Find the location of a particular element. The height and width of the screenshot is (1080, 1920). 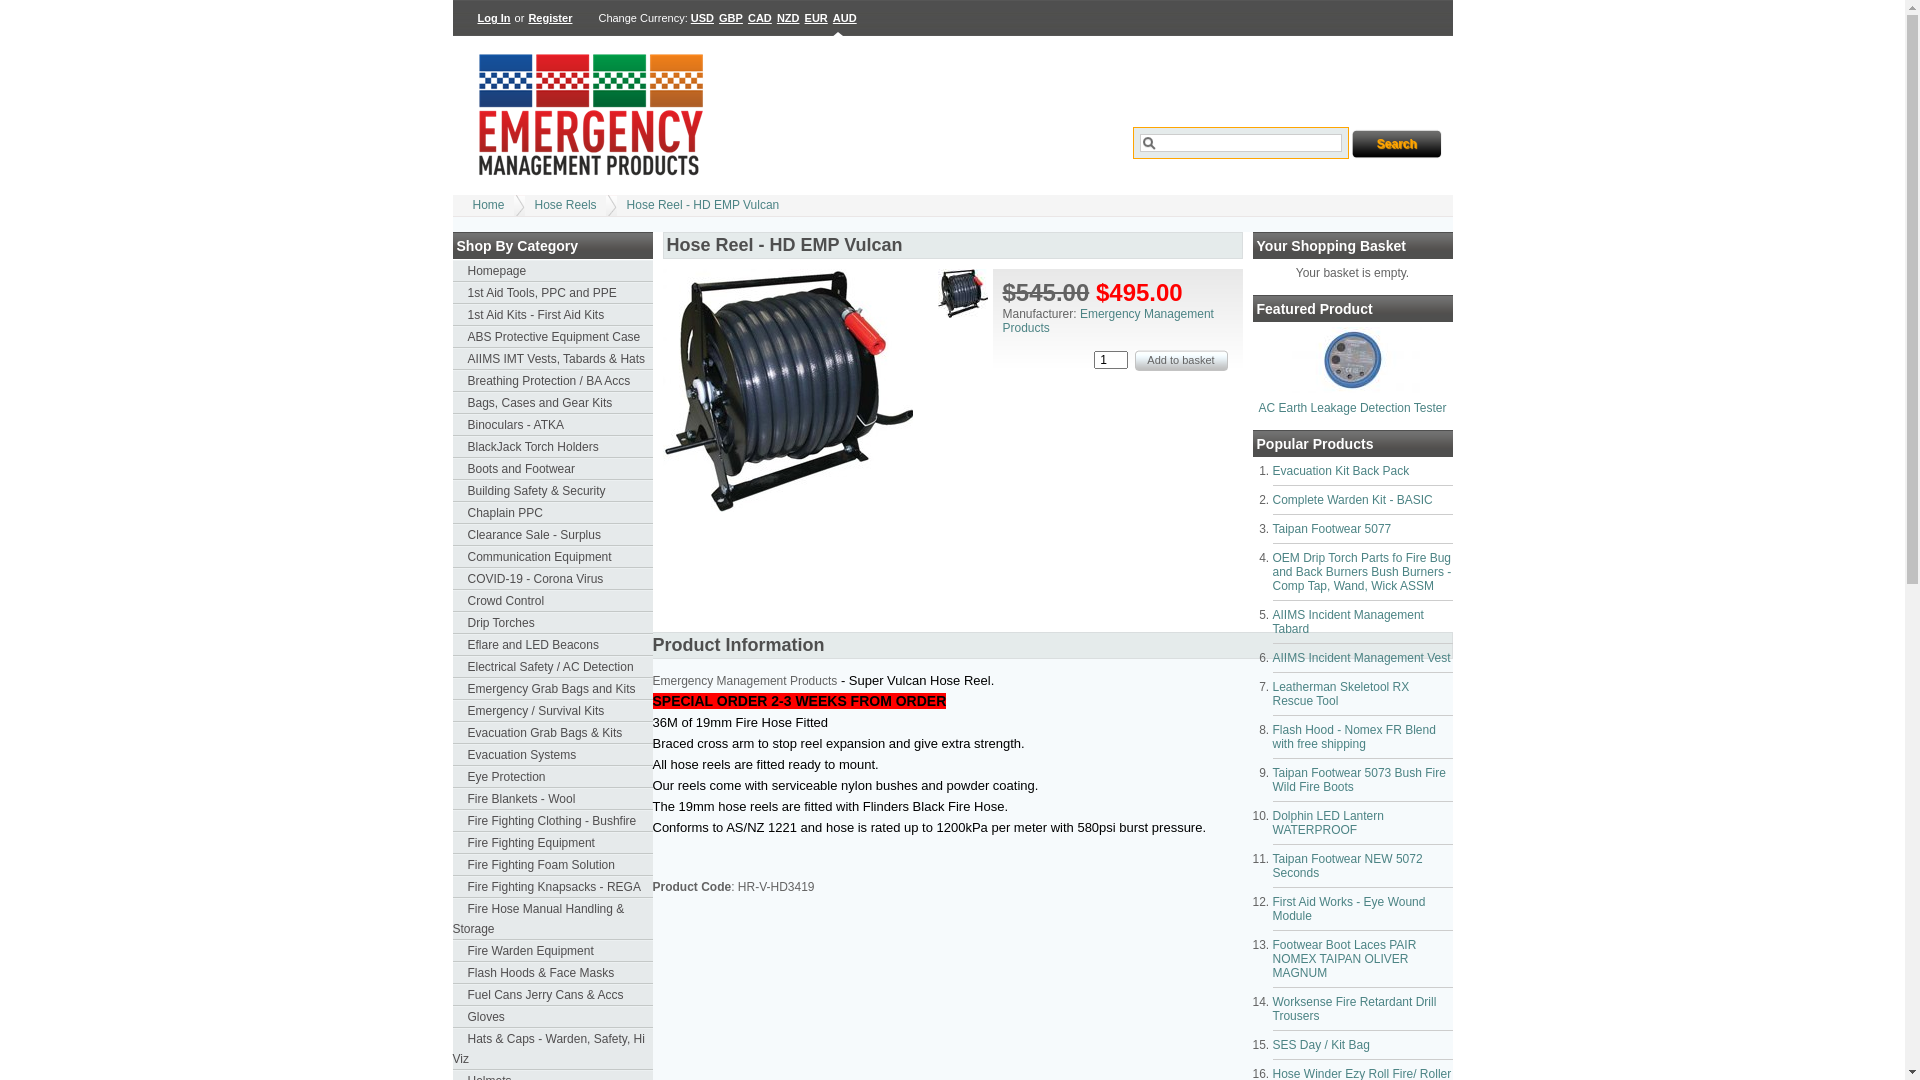

'1st Aid Kits - First Aid Kits' is located at coordinates (552, 315).